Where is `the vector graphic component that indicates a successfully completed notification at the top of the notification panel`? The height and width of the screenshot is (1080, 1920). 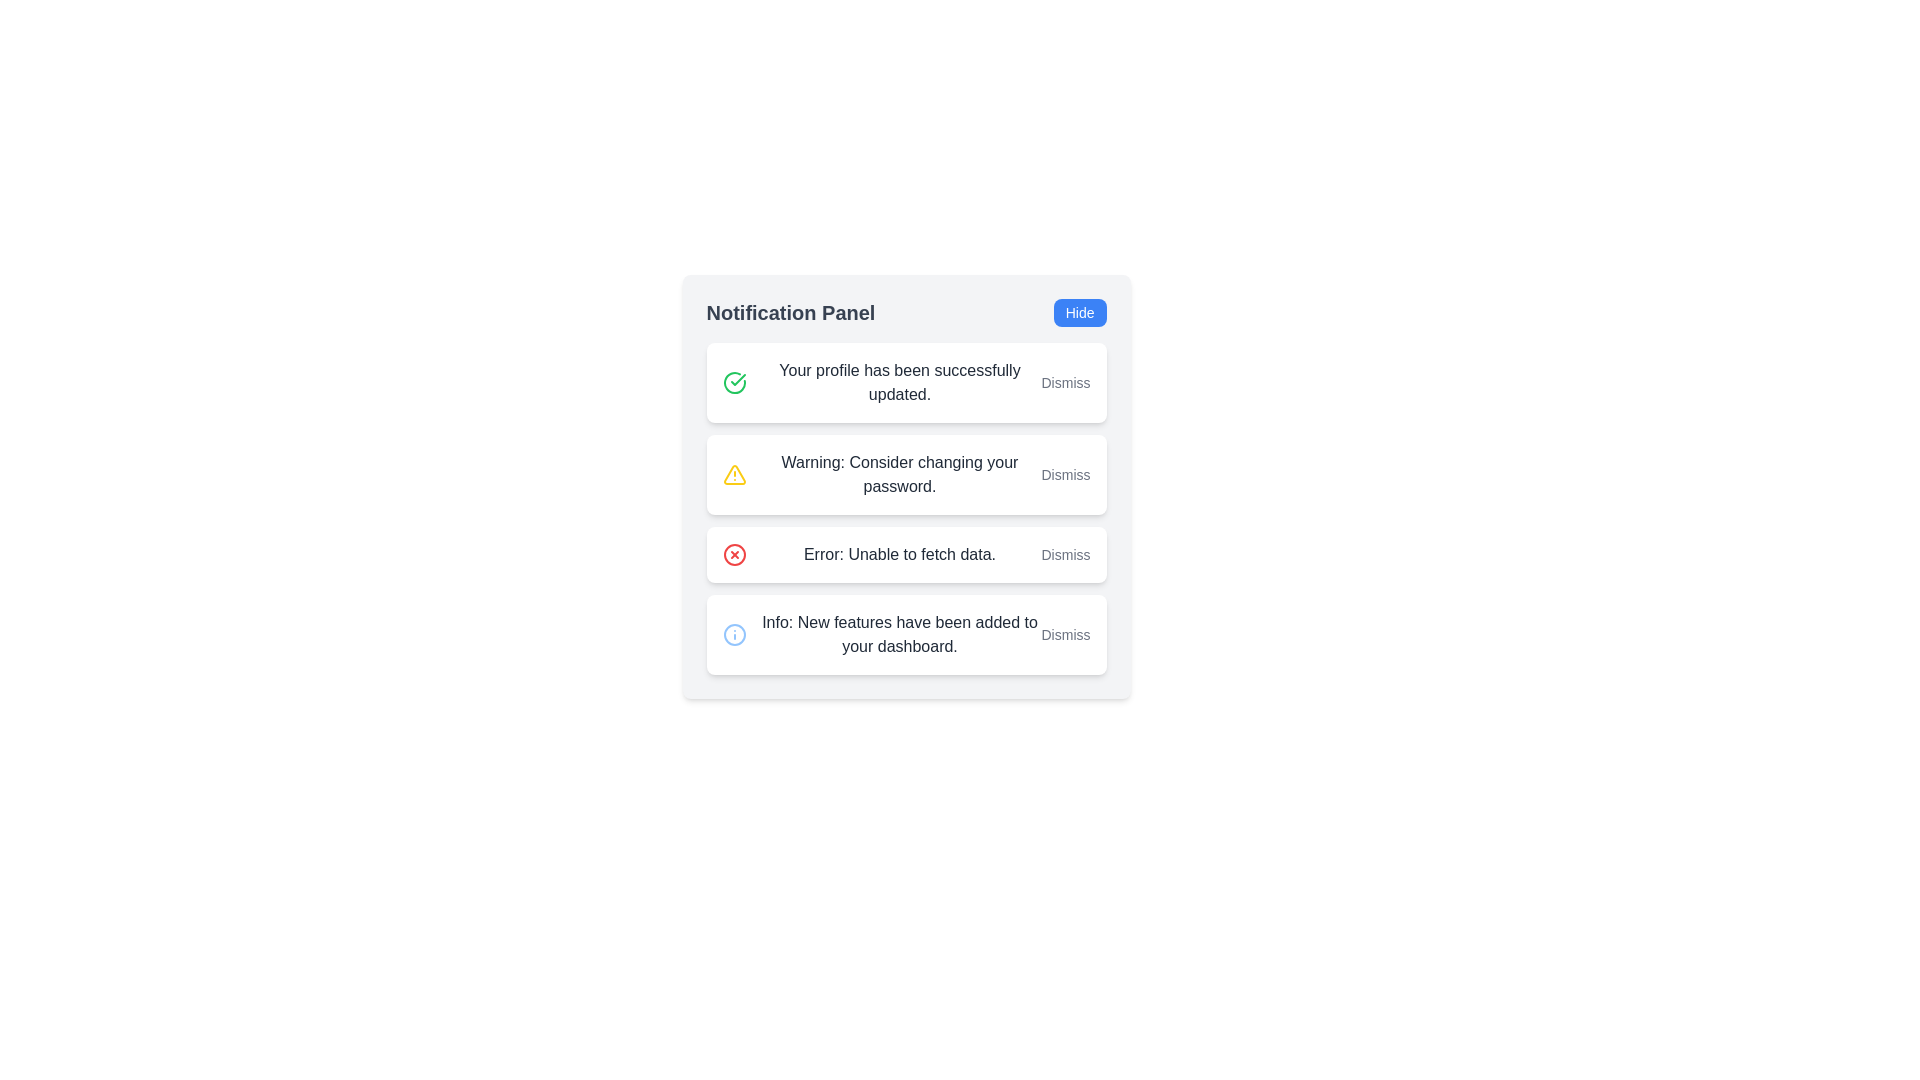
the vector graphic component that indicates a successfully completed notification at the top of the notification panel is located at coordinates (737, 380).